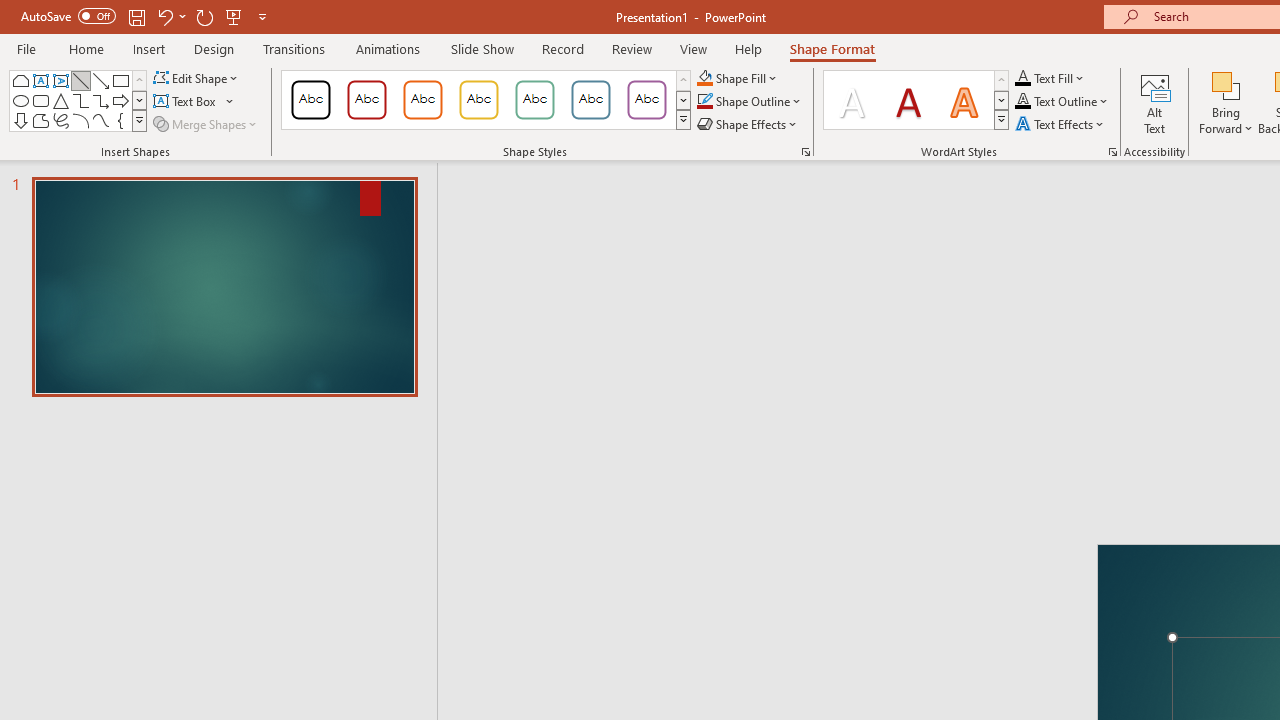 Image resolution: width=1280 pixels, height=720 pixels. I want to click on 'AutomationID: TextStylesGallery', so click(916, 100).